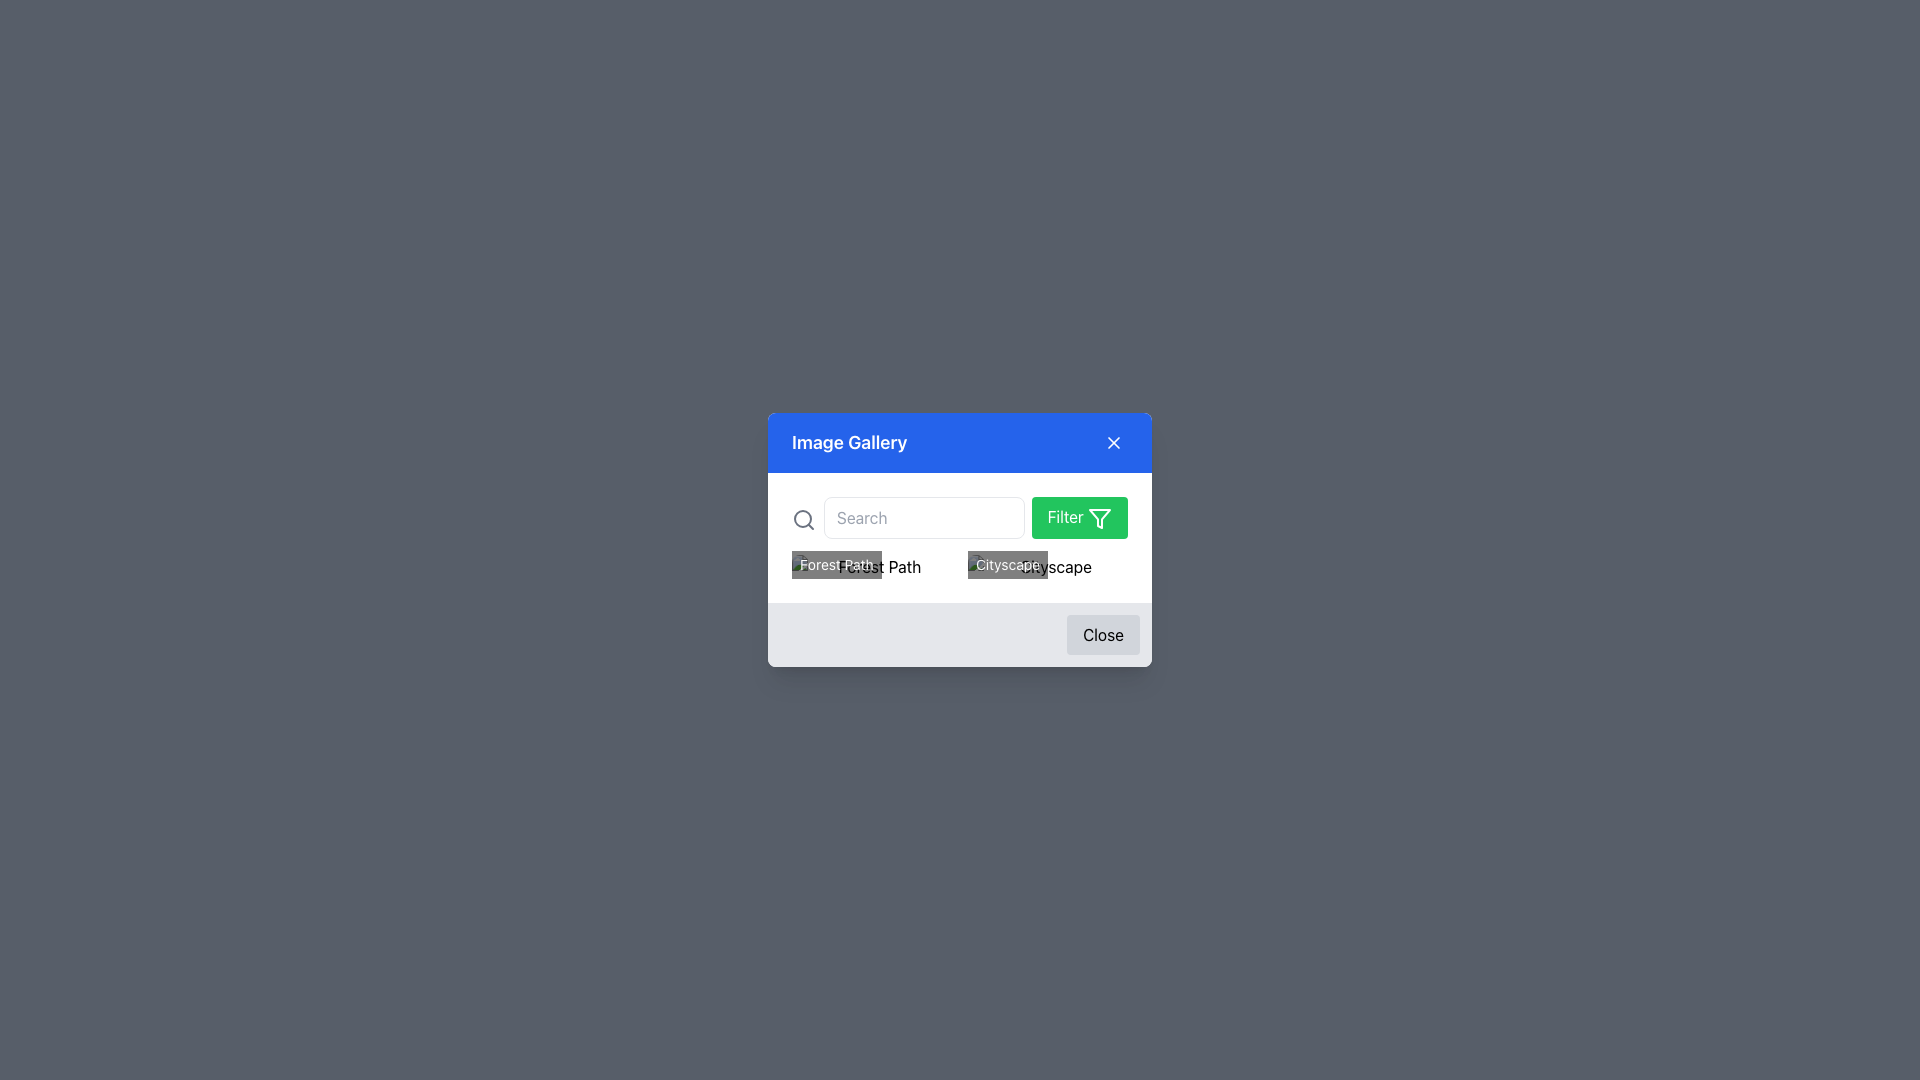  I want to click on the 'Close' button in the bottom right corner of the footer modal to change its background color, so click(1102, 635).